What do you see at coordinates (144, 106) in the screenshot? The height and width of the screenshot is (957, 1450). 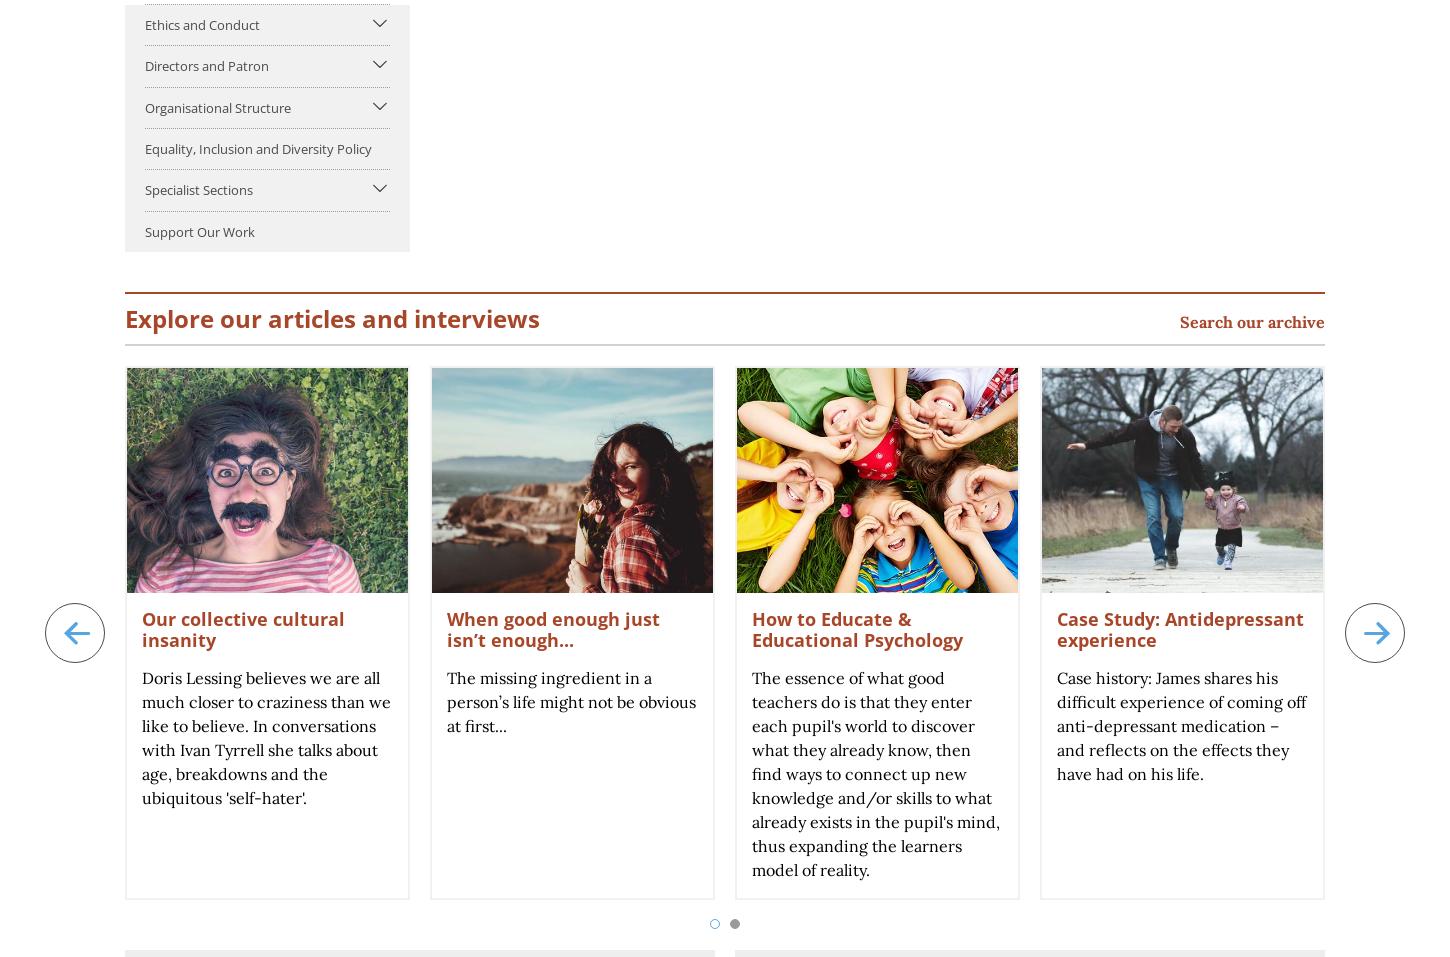 I see `'Organisational Structure'` at bounding box center [144, 106].